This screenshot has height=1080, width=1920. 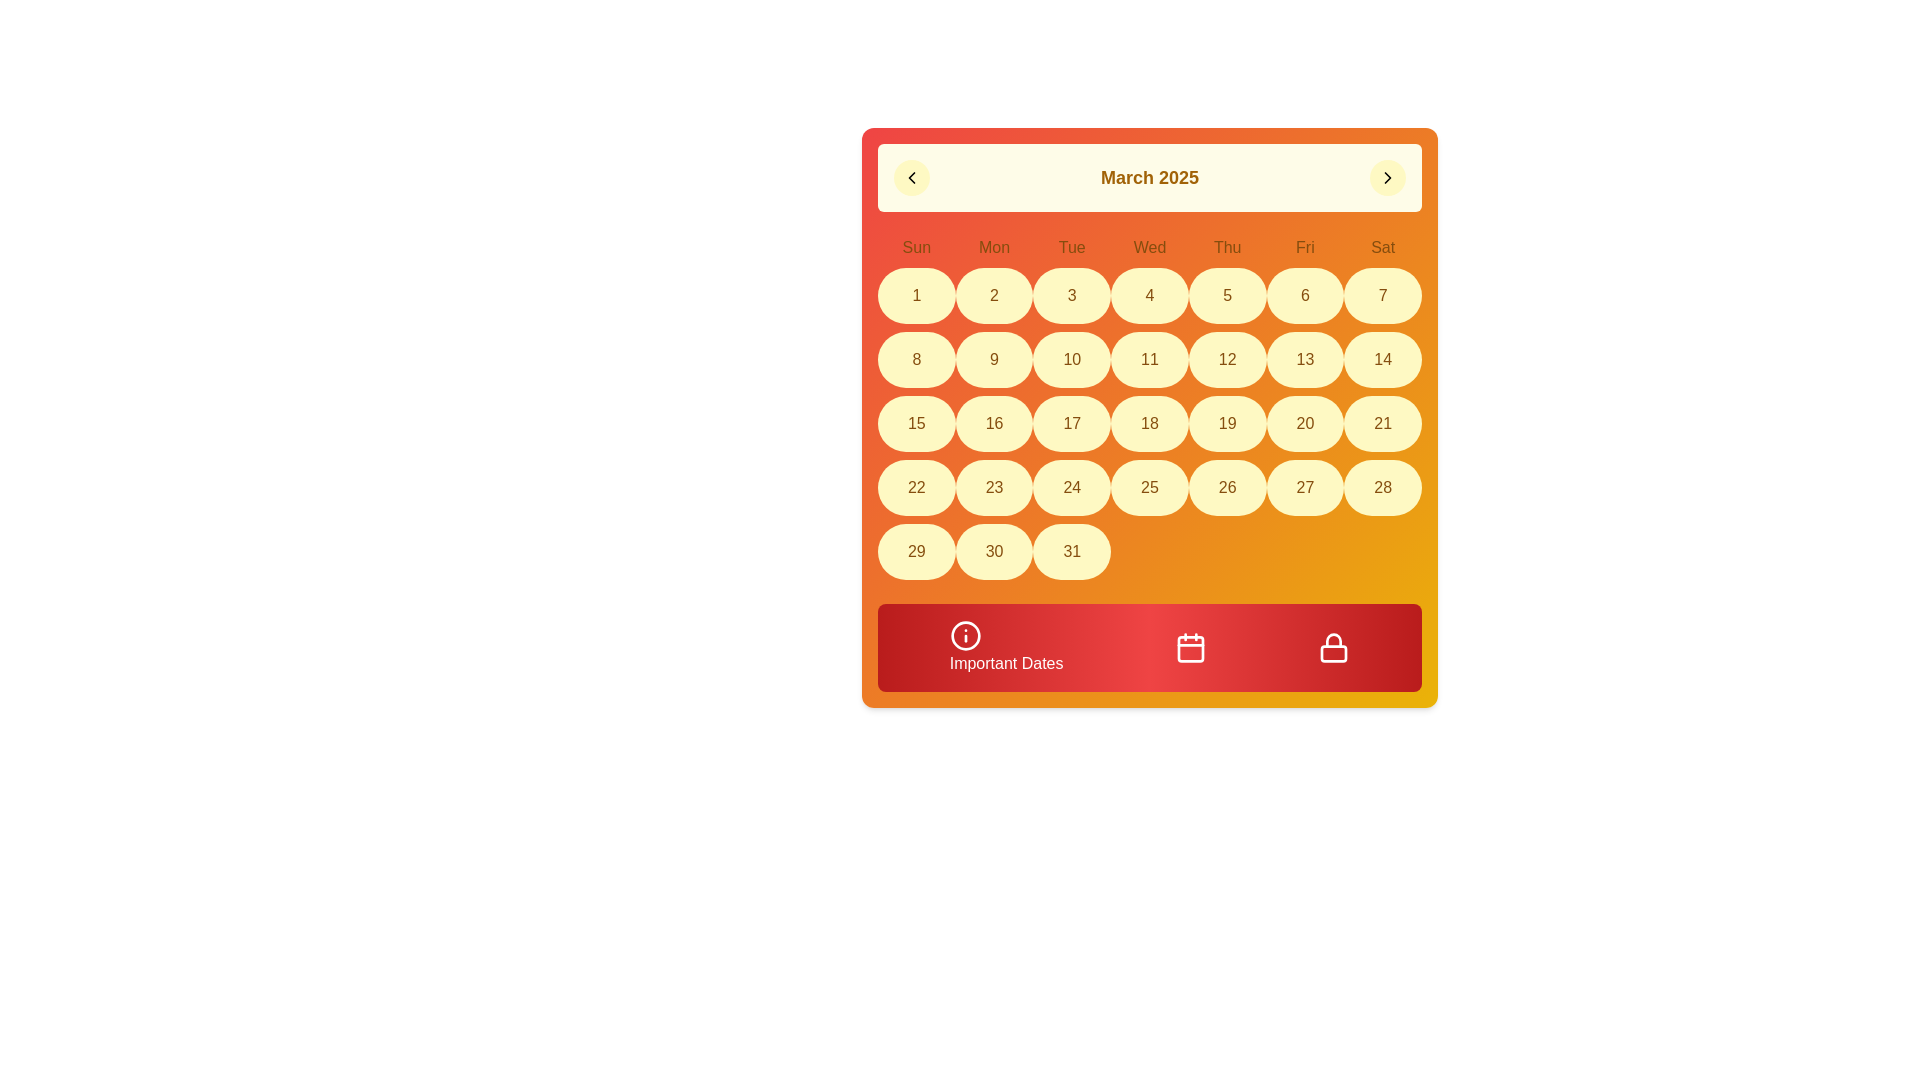 I want to click on the left-pointing chevron icon styled as an SVG component, which is located in the top-left corner of the interface, so click(x=911, y=176).